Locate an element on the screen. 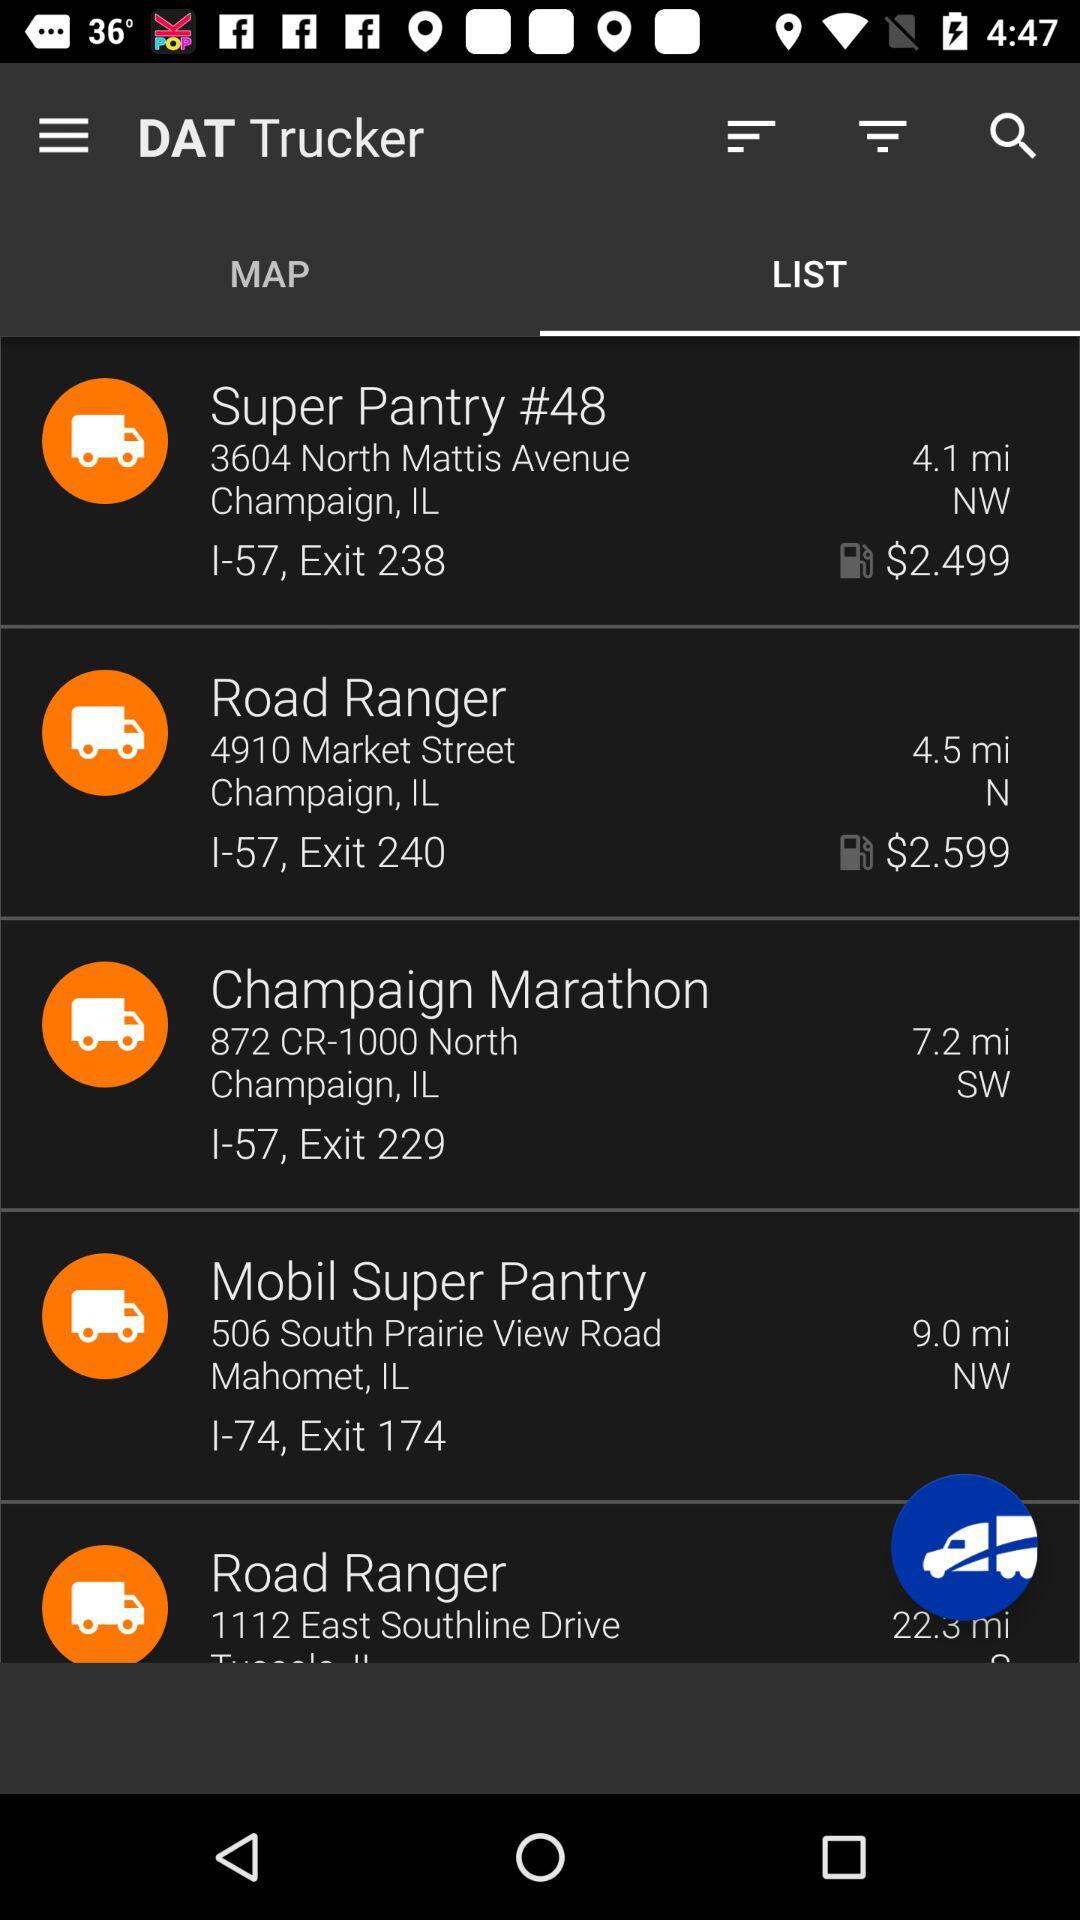 This screenshot has height=1920, width=1080. the icon below the 1112 east southline is located at coordinates (585, 1654).